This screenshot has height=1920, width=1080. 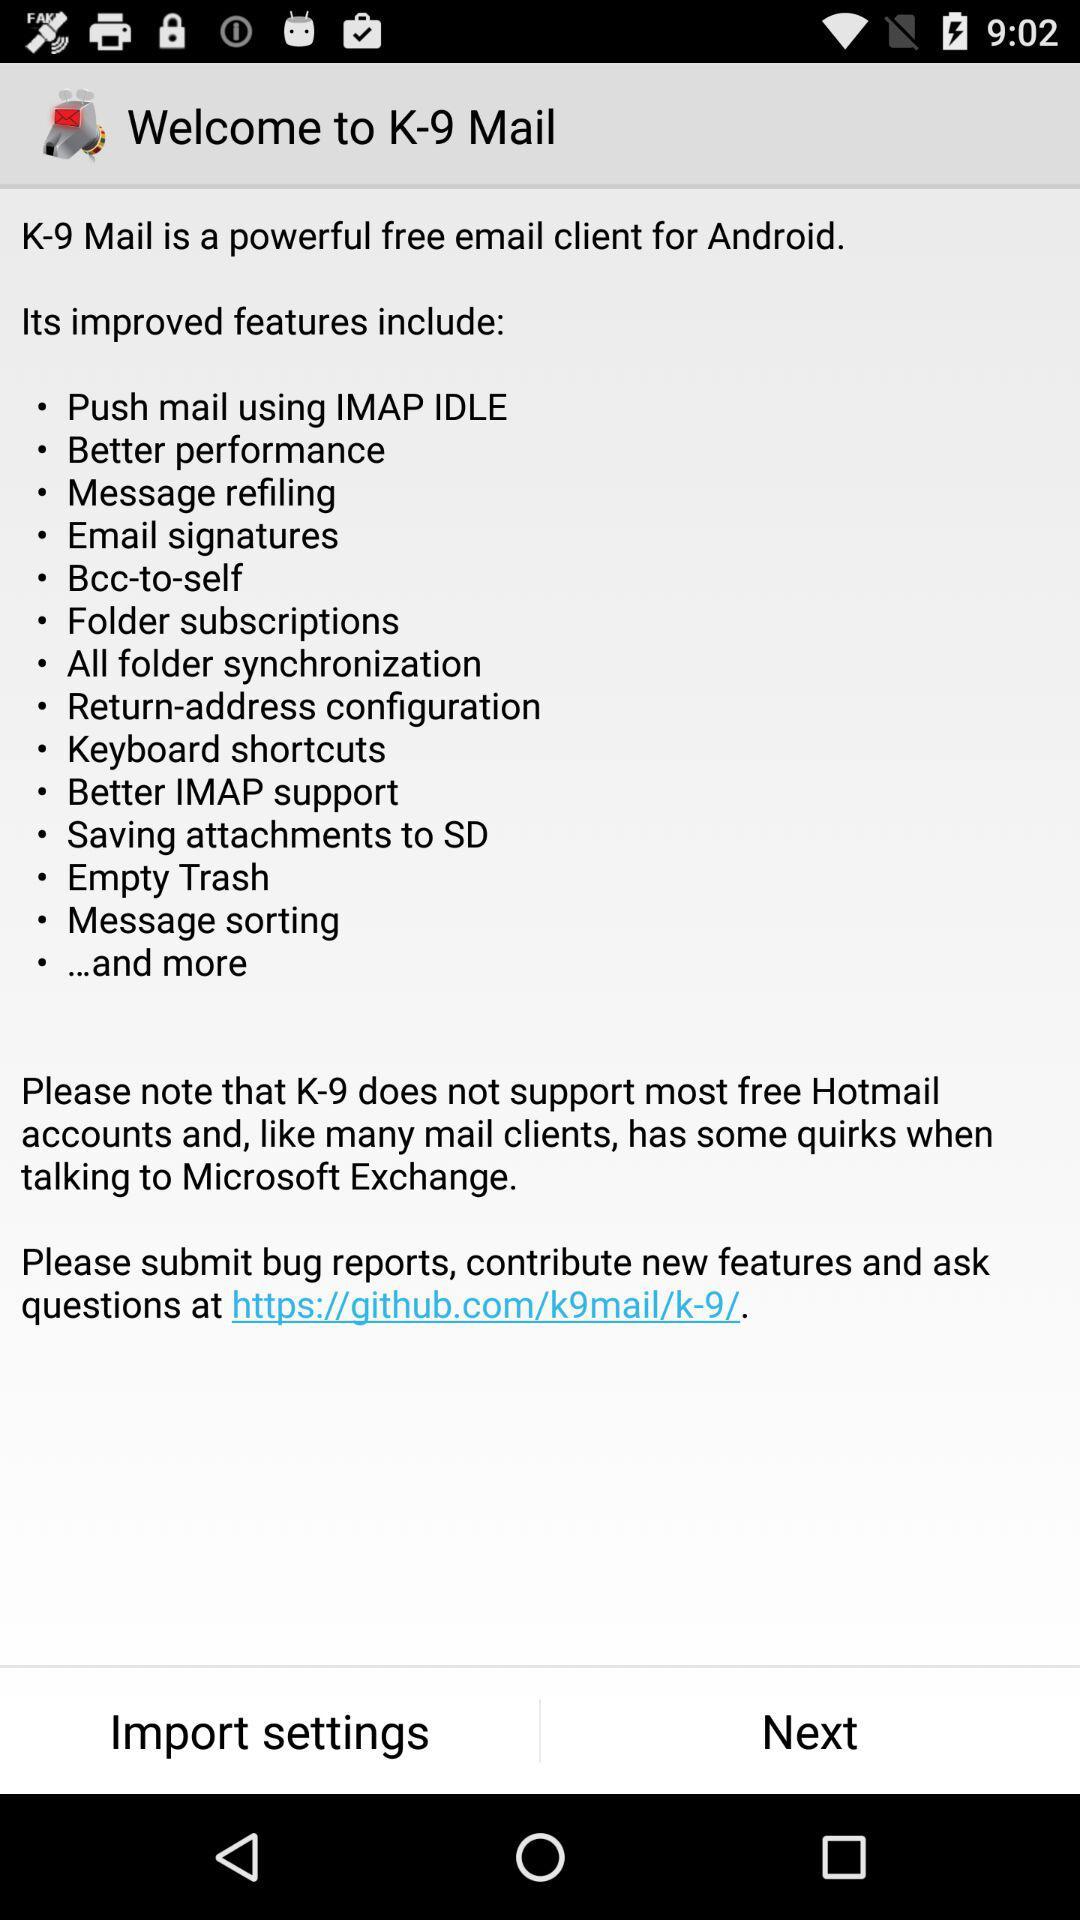 I want to click on the icon next to the import settings, so click(x=810, y=1730).